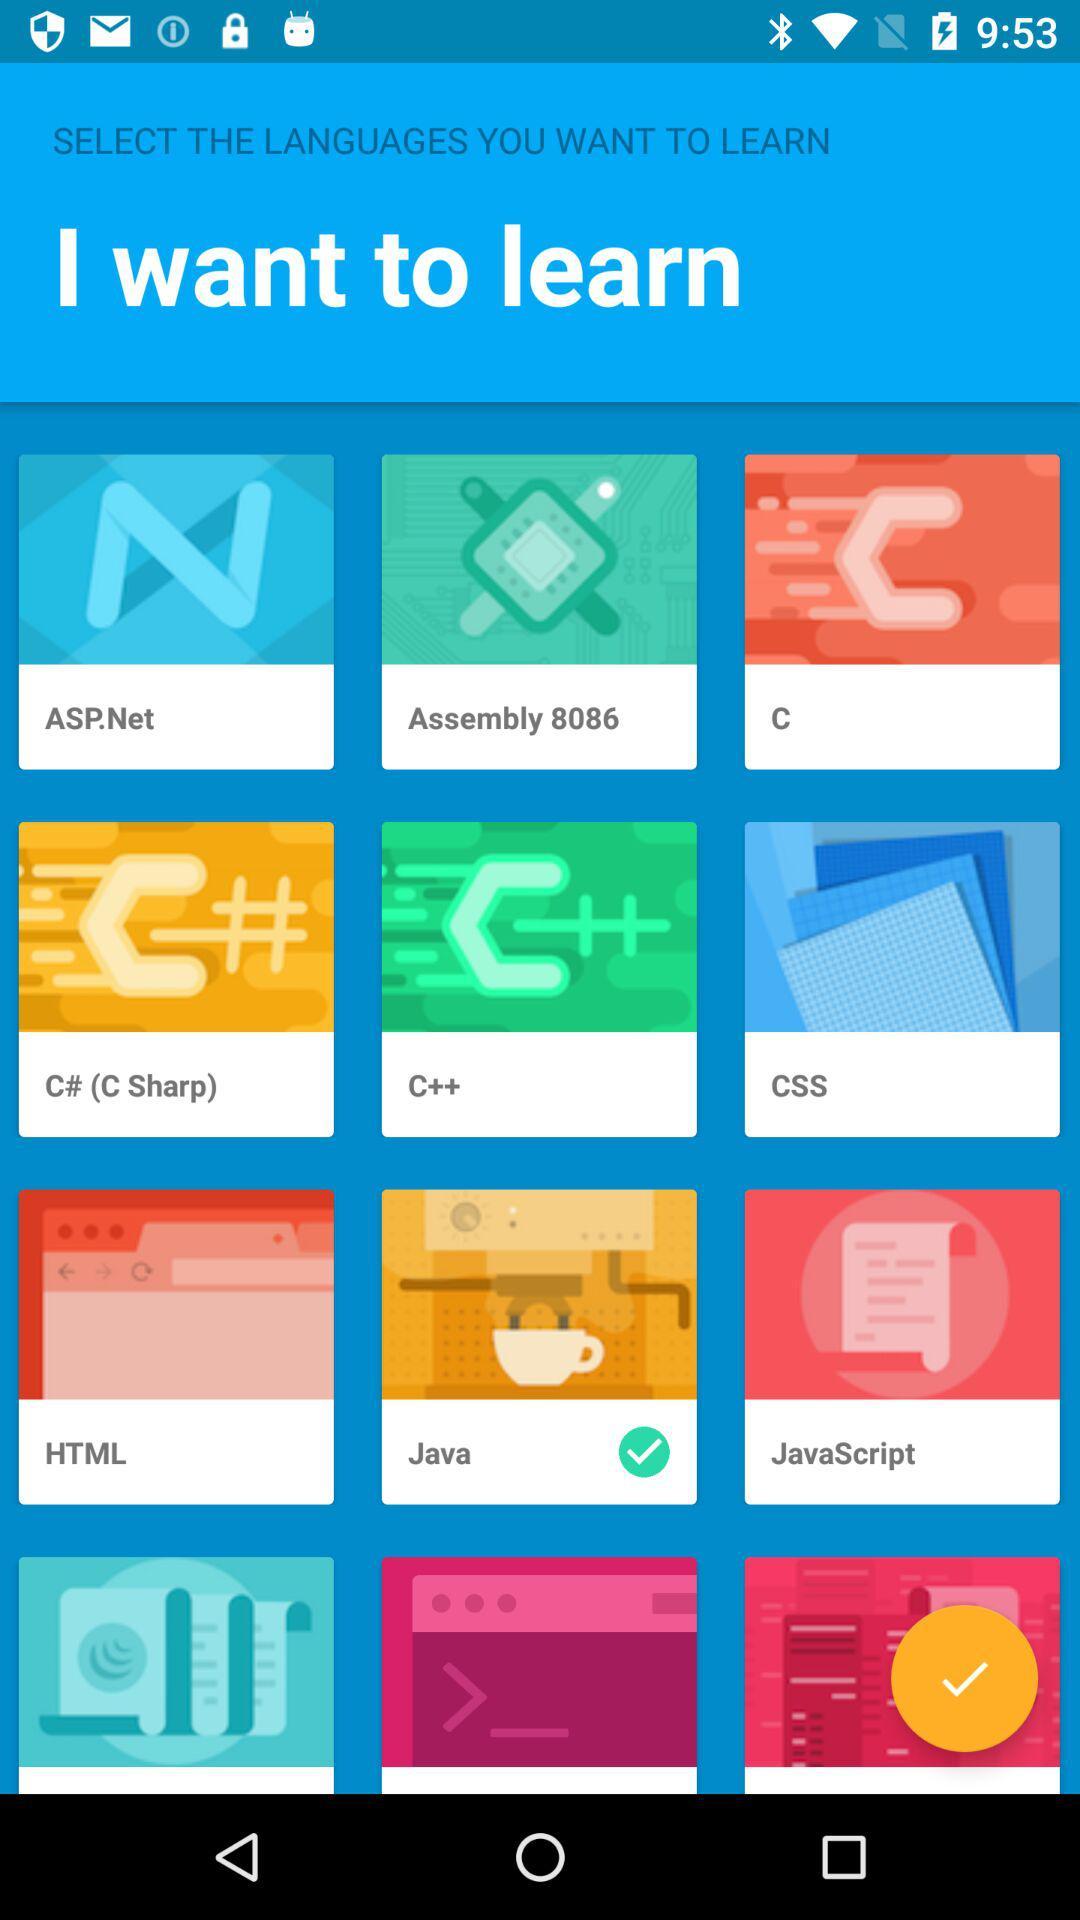 Image resolution: width=1080 pixels, height=1920 pixels. I want to click on language, so click(963, 1678).